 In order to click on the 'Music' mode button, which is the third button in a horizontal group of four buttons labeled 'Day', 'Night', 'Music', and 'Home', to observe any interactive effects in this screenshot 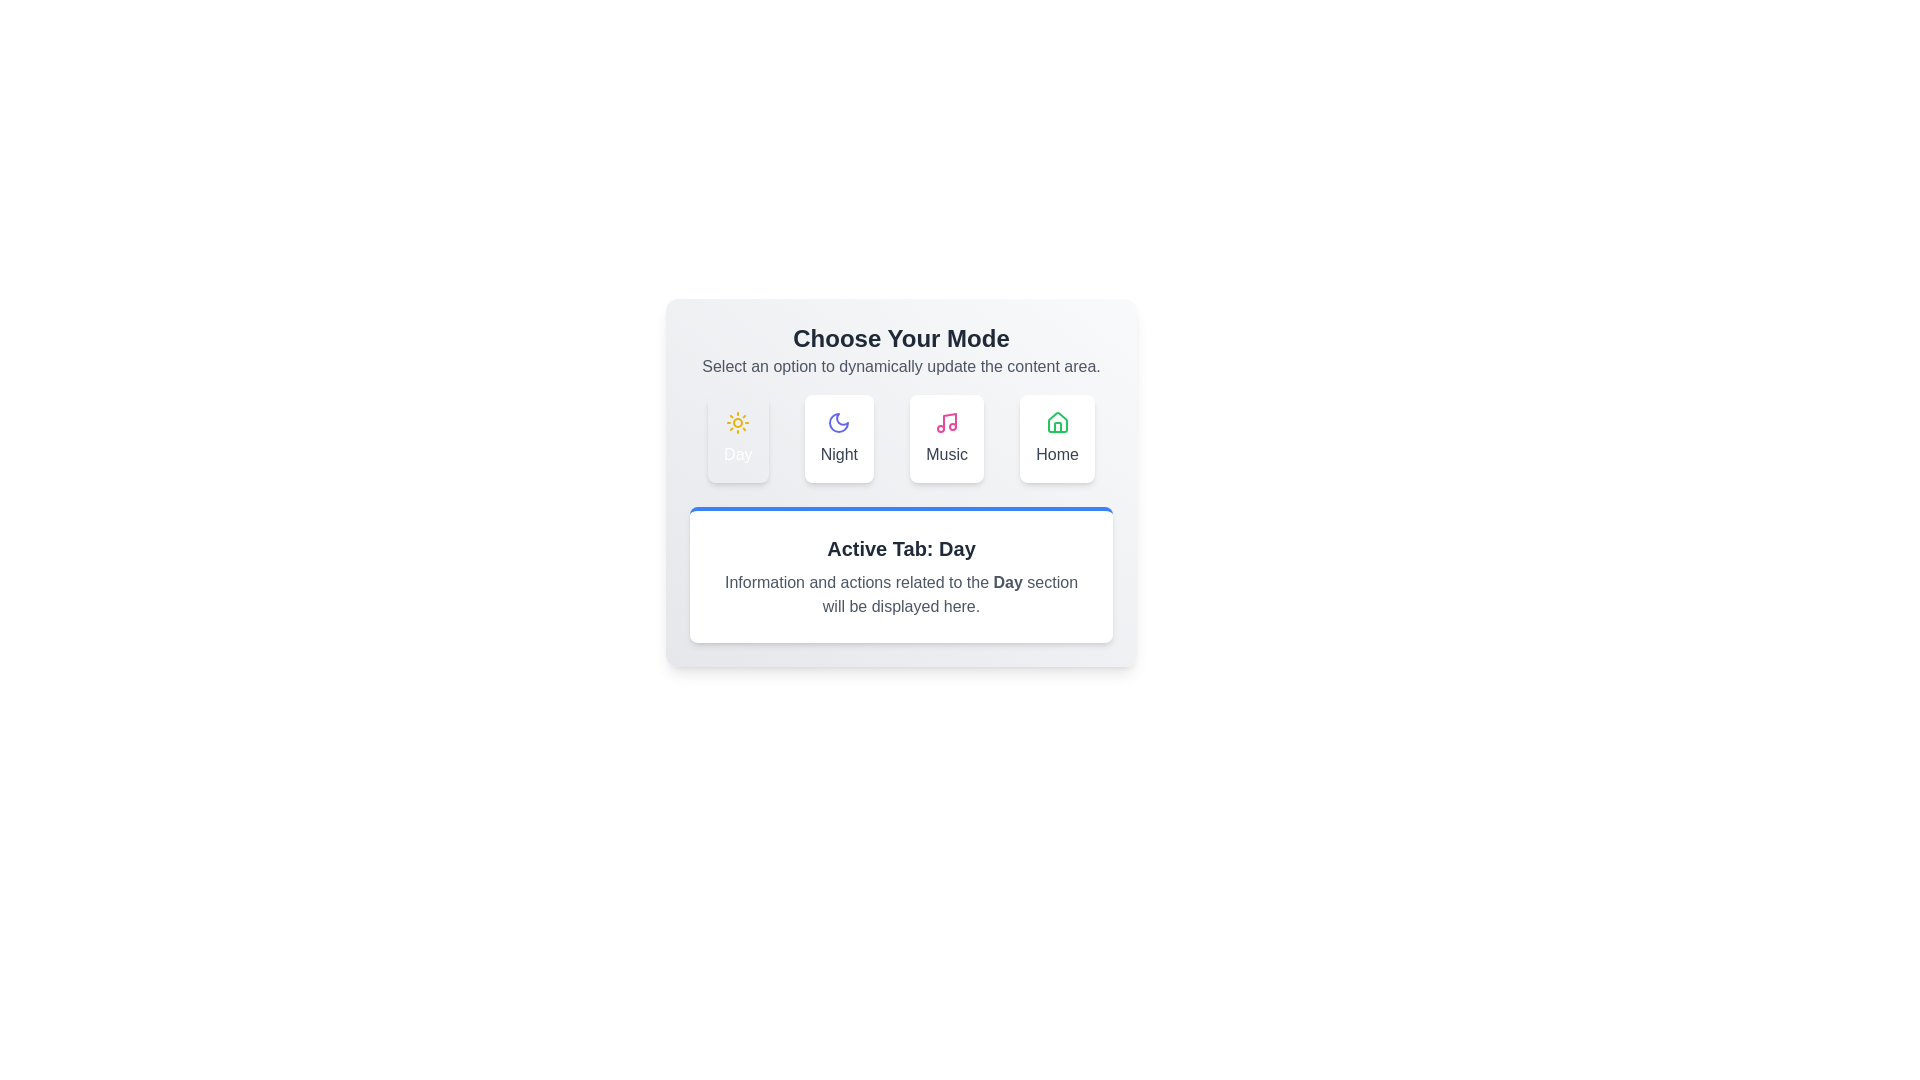, I will do `click(946, 438)`.